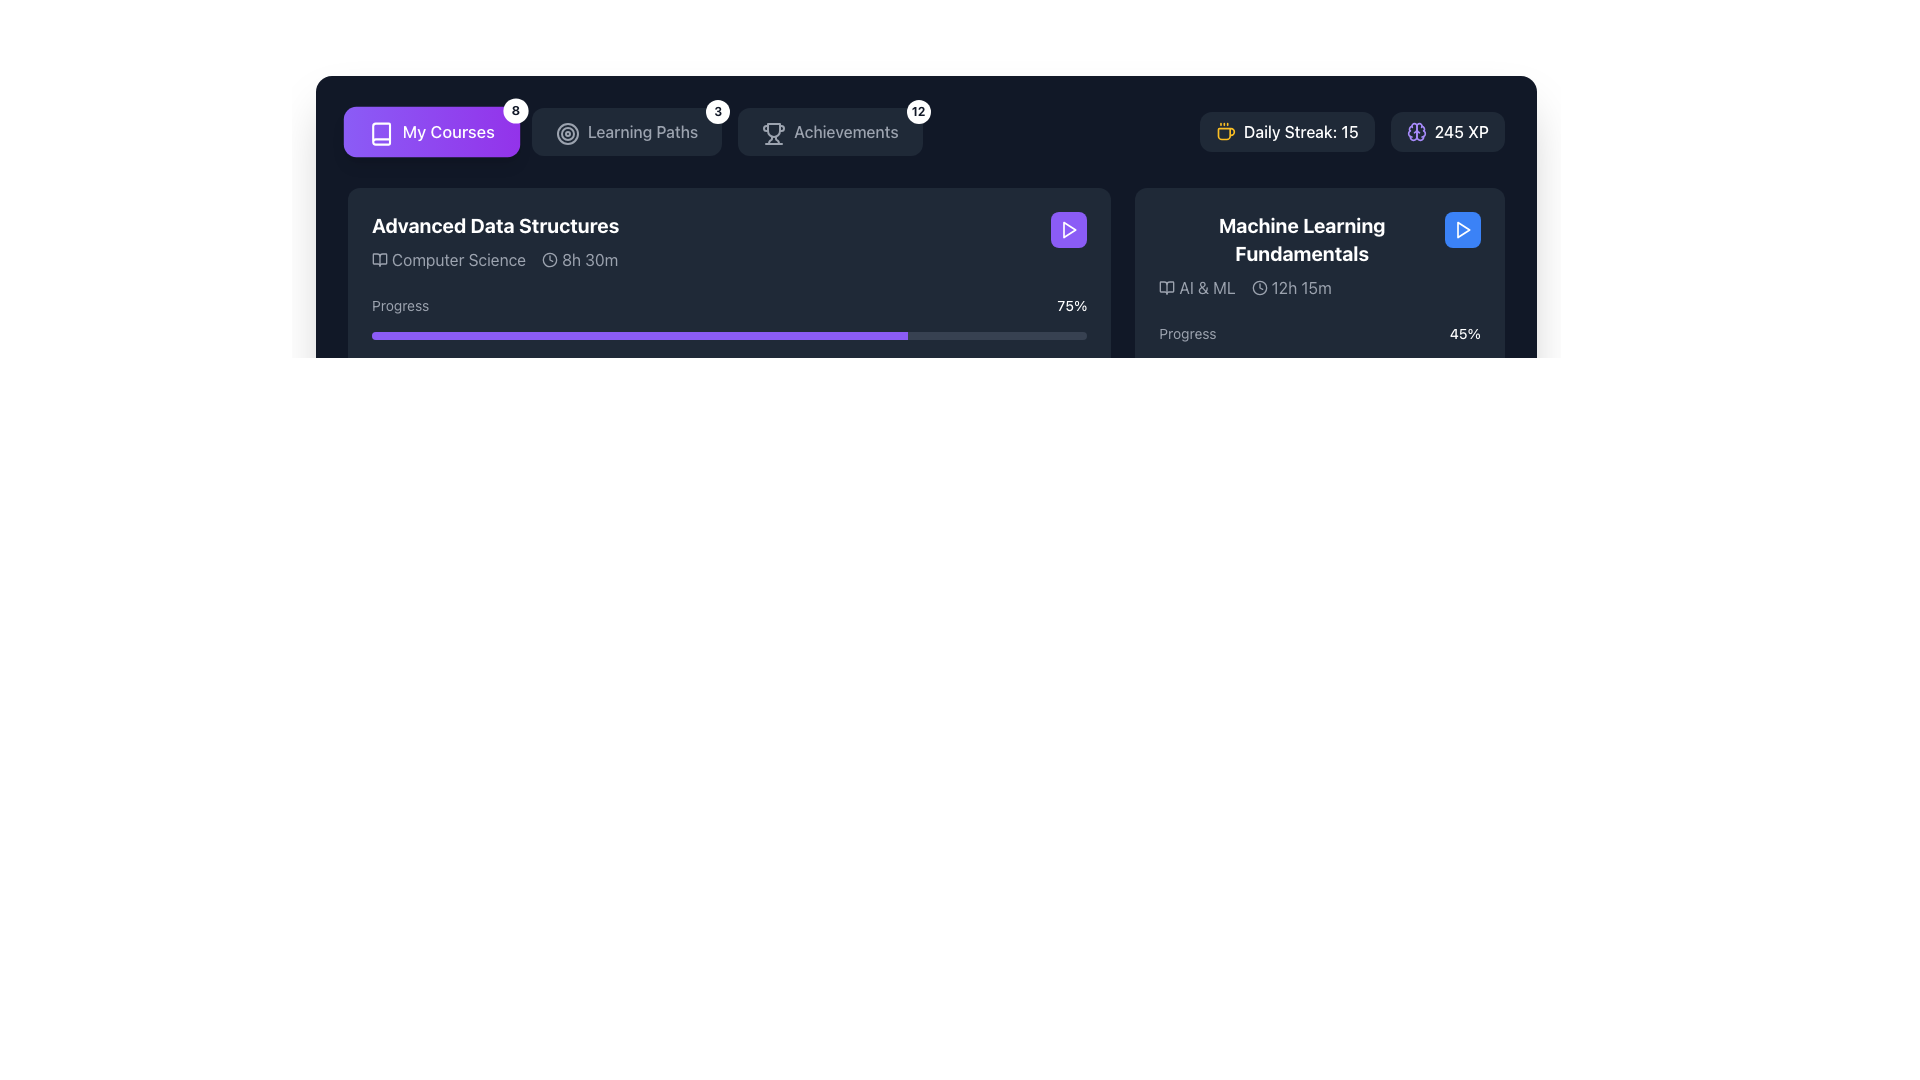  I want to click on the book-shaped icon with a purple stroke located in the top navigation bar, so click(381, 134).